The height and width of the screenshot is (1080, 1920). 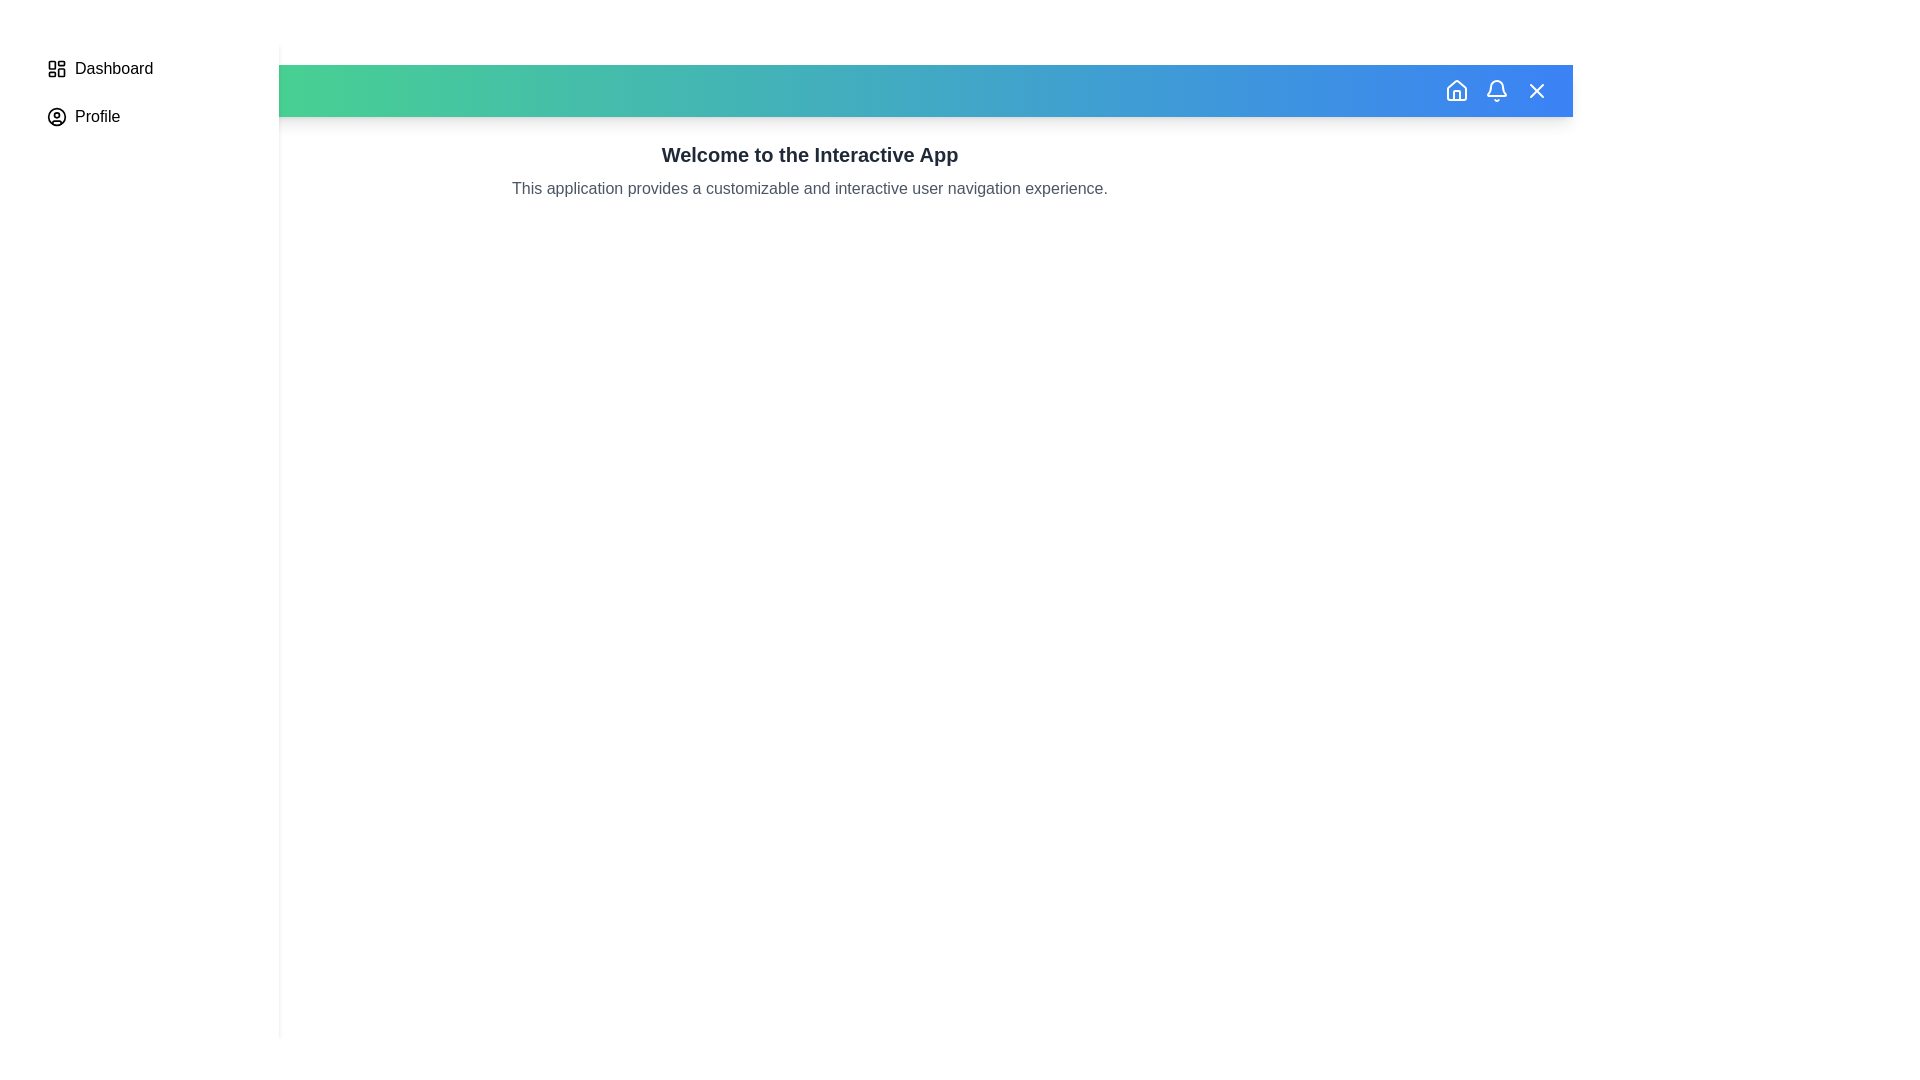 I want to click on the home navigation icon button located on the blue header bar at the top-right corner of the interface, so click(x=1457, y=88).